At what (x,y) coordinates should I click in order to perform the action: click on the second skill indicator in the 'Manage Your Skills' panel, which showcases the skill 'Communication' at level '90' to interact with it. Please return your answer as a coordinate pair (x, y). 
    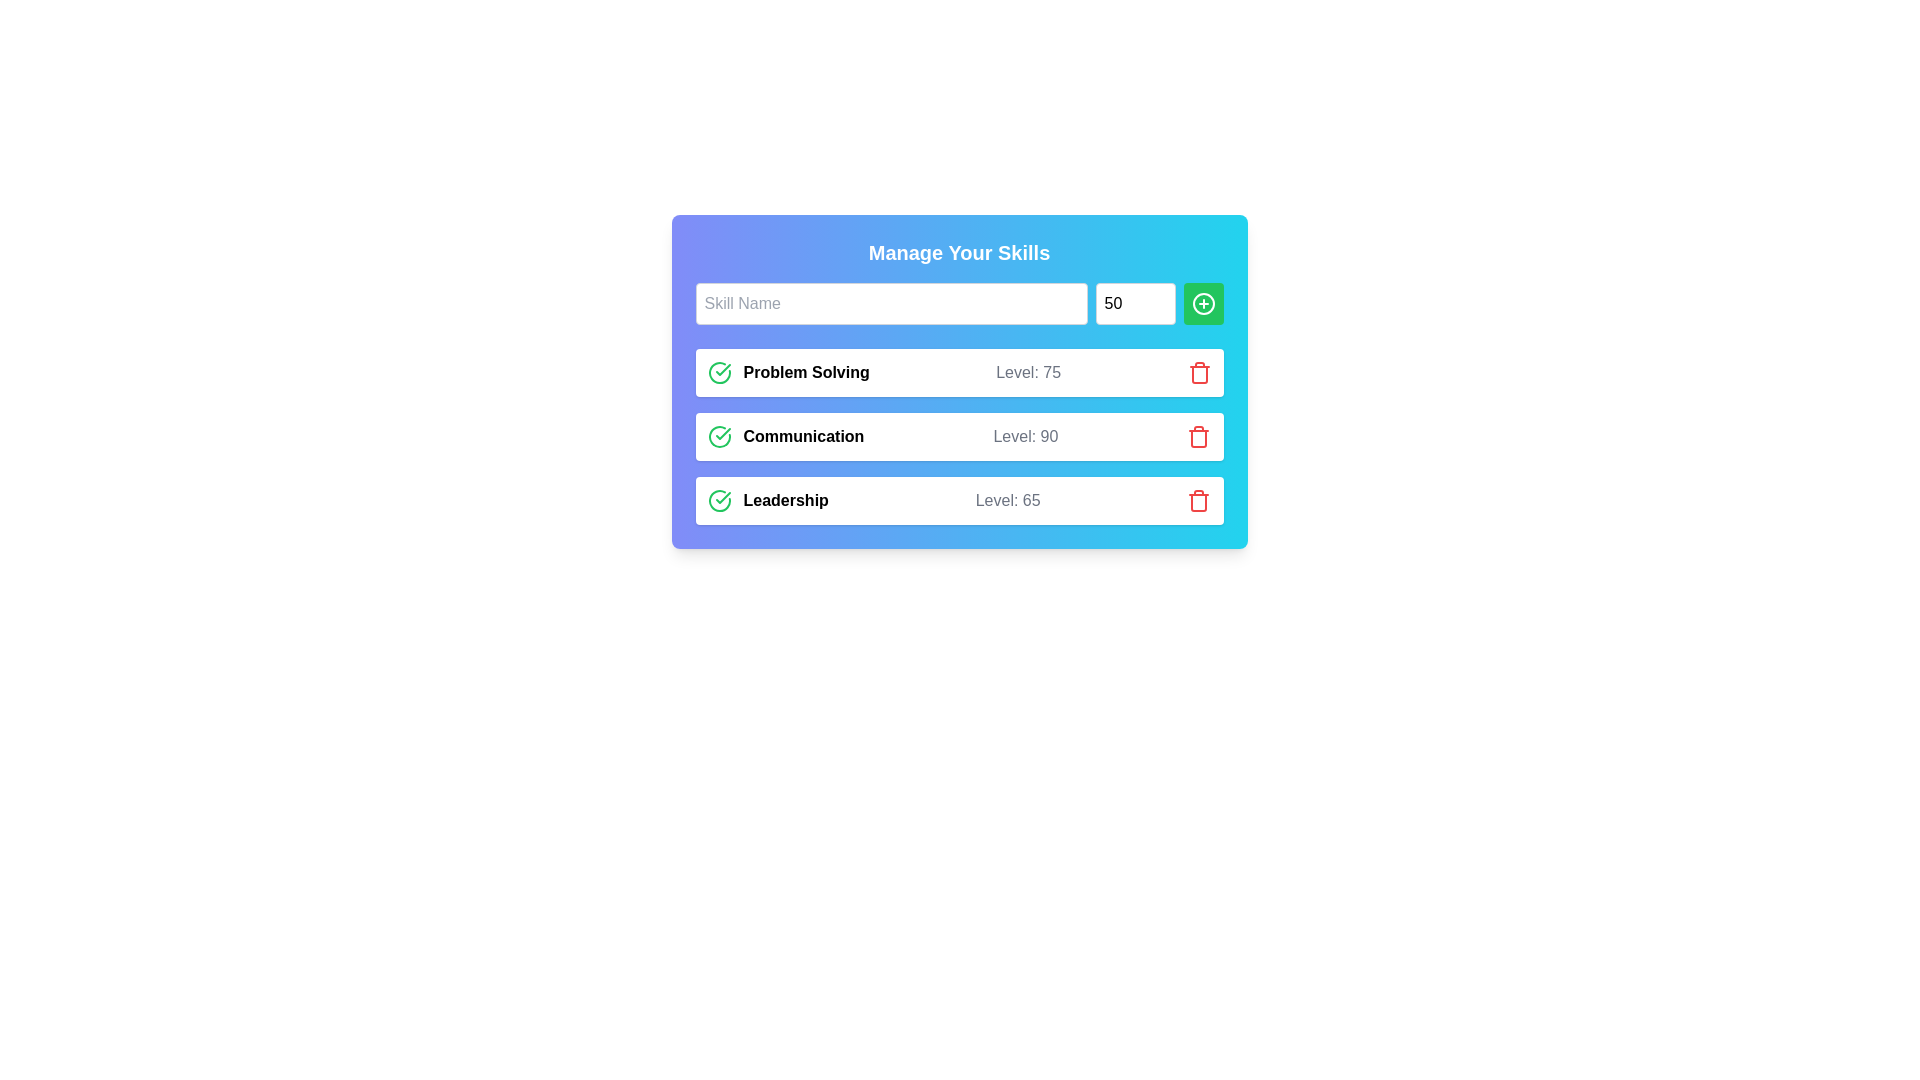
    Looking at the image, I should click on (958, 435).